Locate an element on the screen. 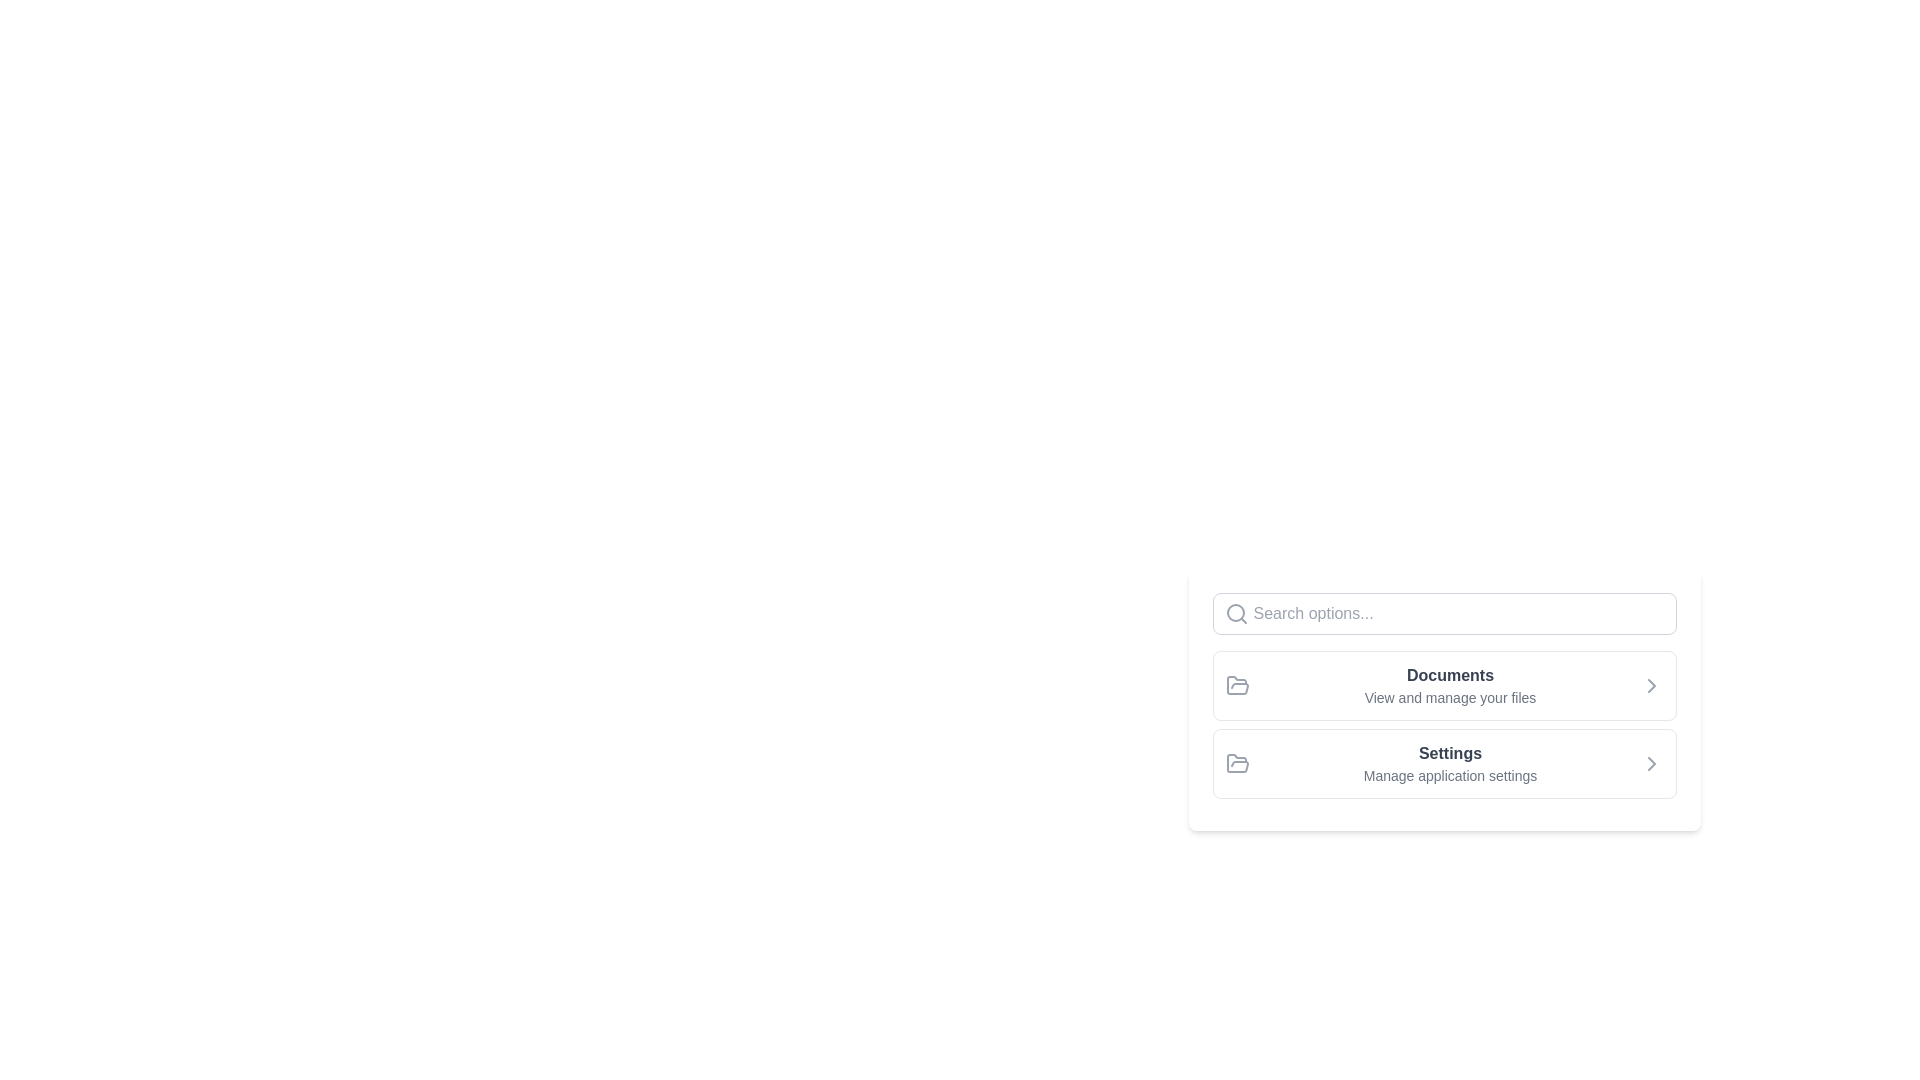 Image resolution: width=1920 pixels, height=1080 pixels. the right chevron icon button, which is styled in light gray and positioned at the far right within the 'Documents' section is located at coordinates (1651, 685).